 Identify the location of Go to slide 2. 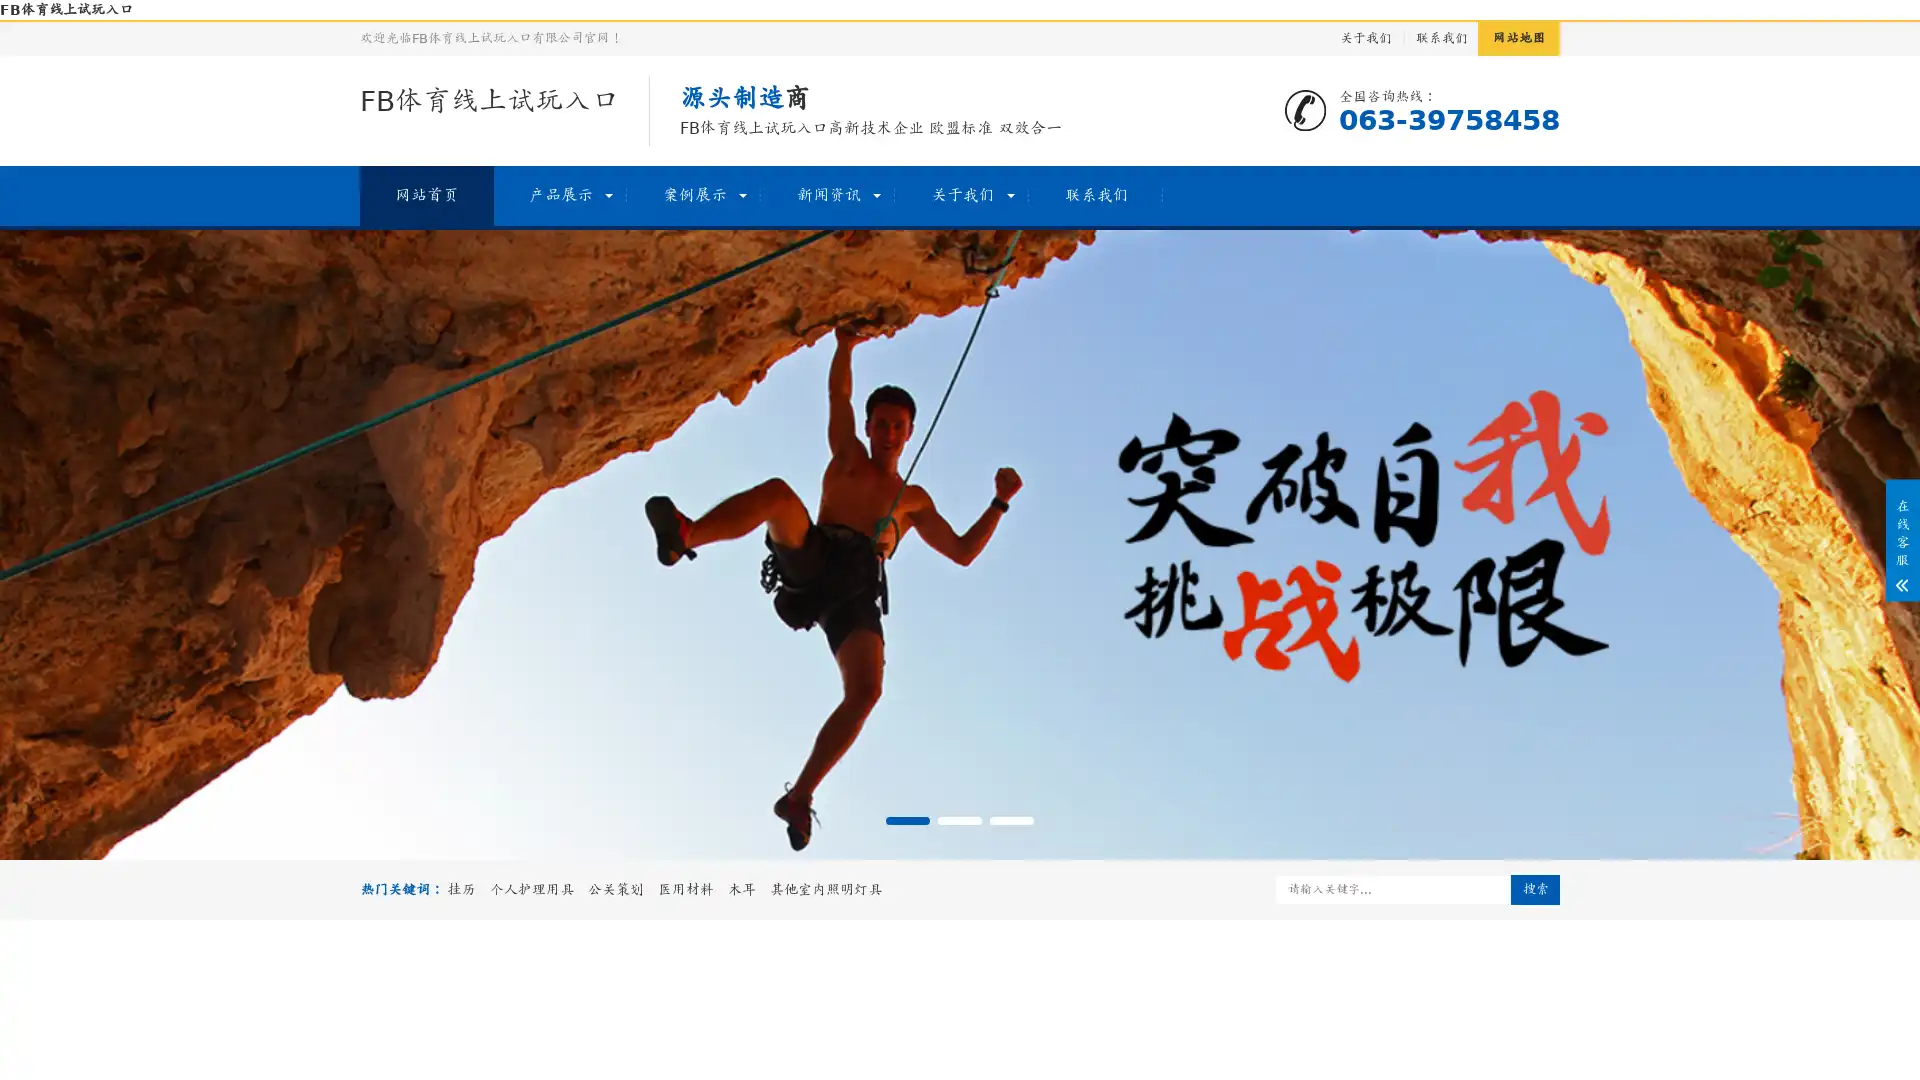
(960, 821).